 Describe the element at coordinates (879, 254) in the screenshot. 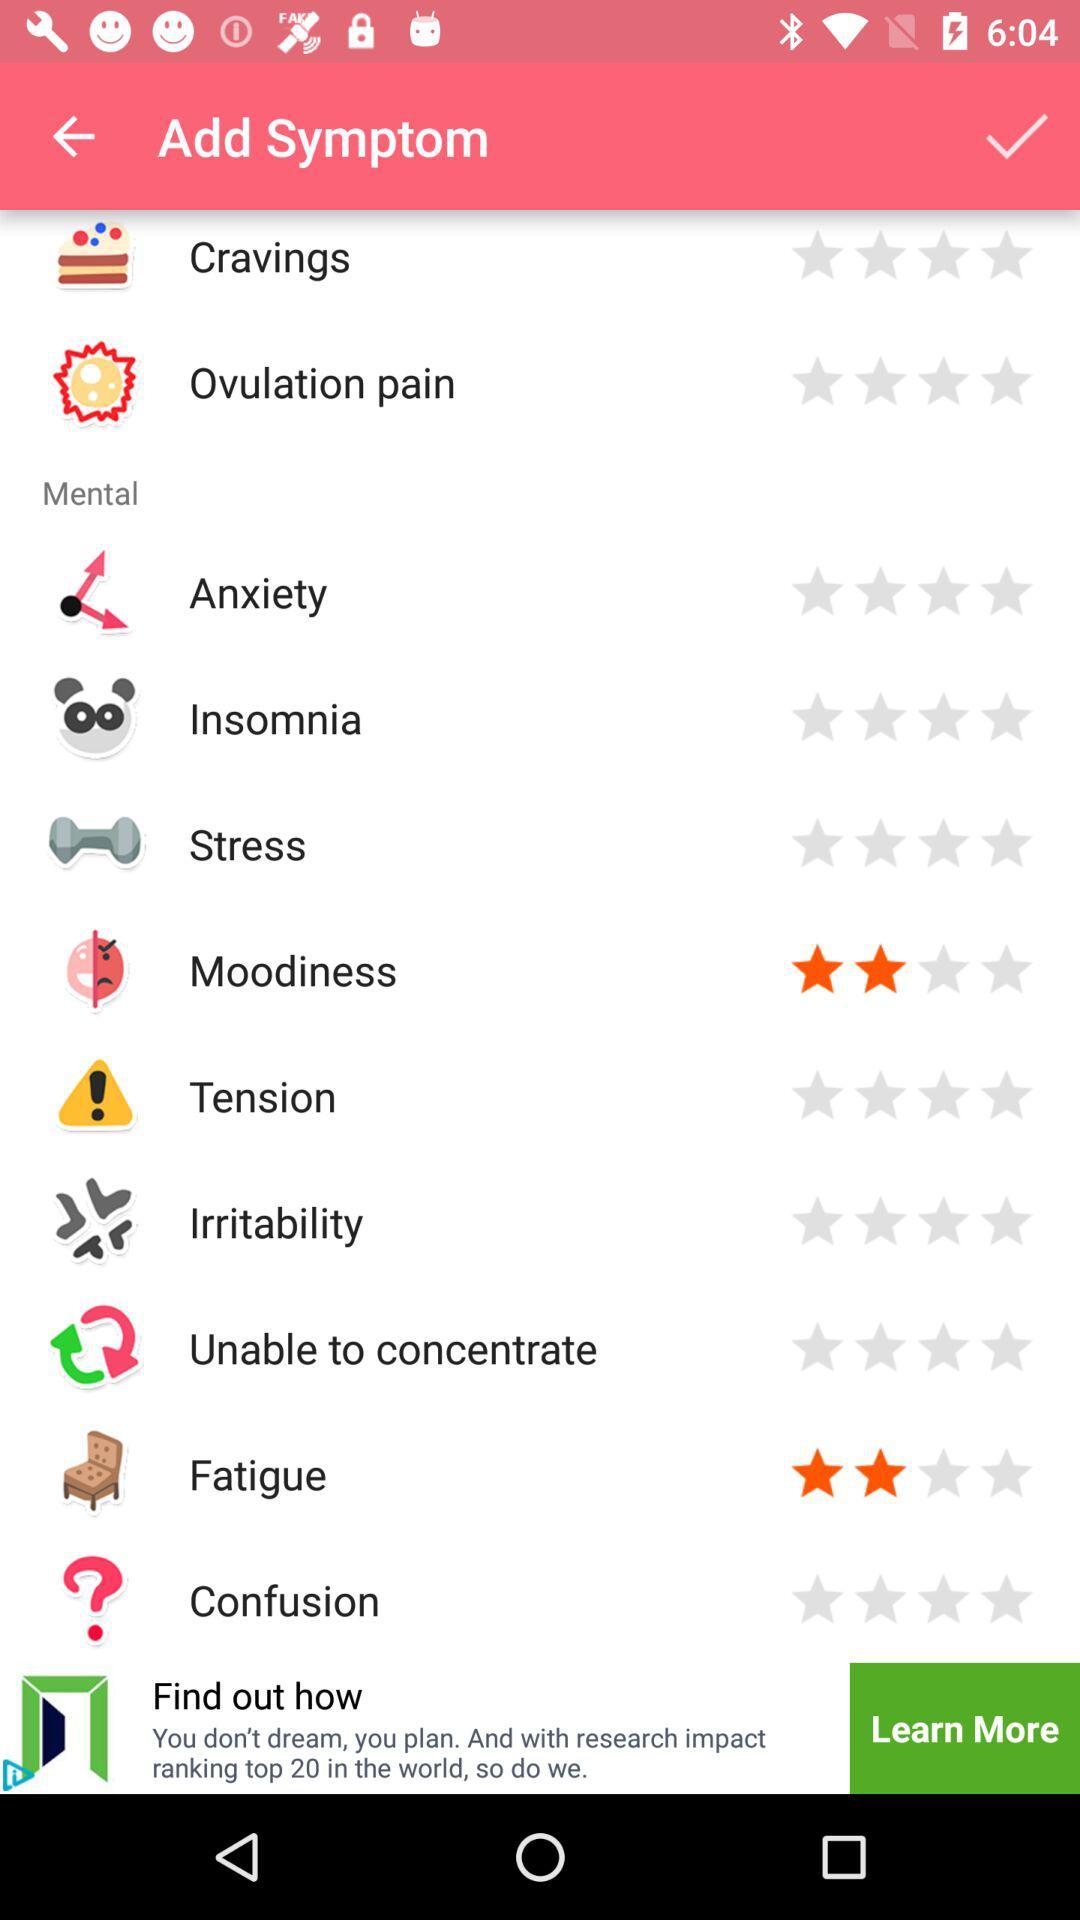

I see `rate` at that location.